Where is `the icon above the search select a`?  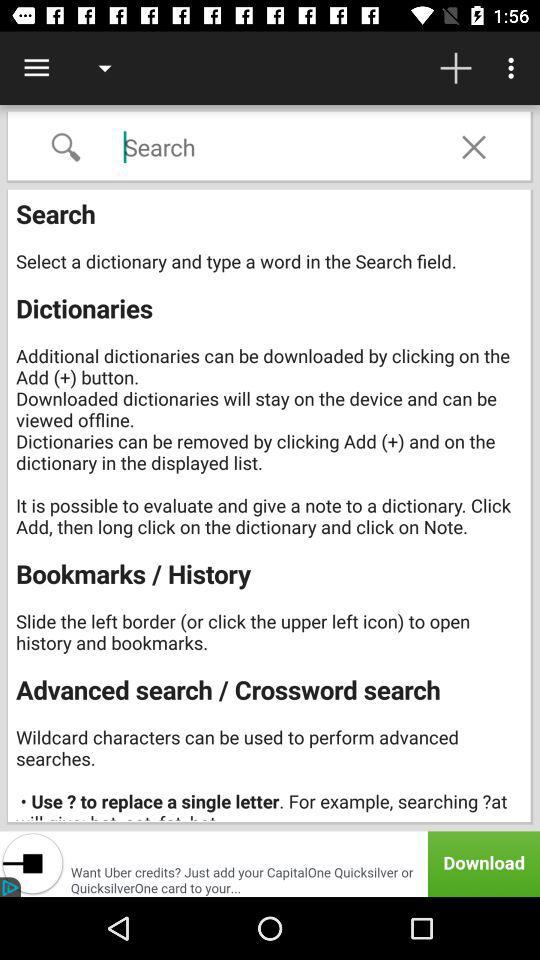
the icon above the search select a is located at coordinates (473, 146).